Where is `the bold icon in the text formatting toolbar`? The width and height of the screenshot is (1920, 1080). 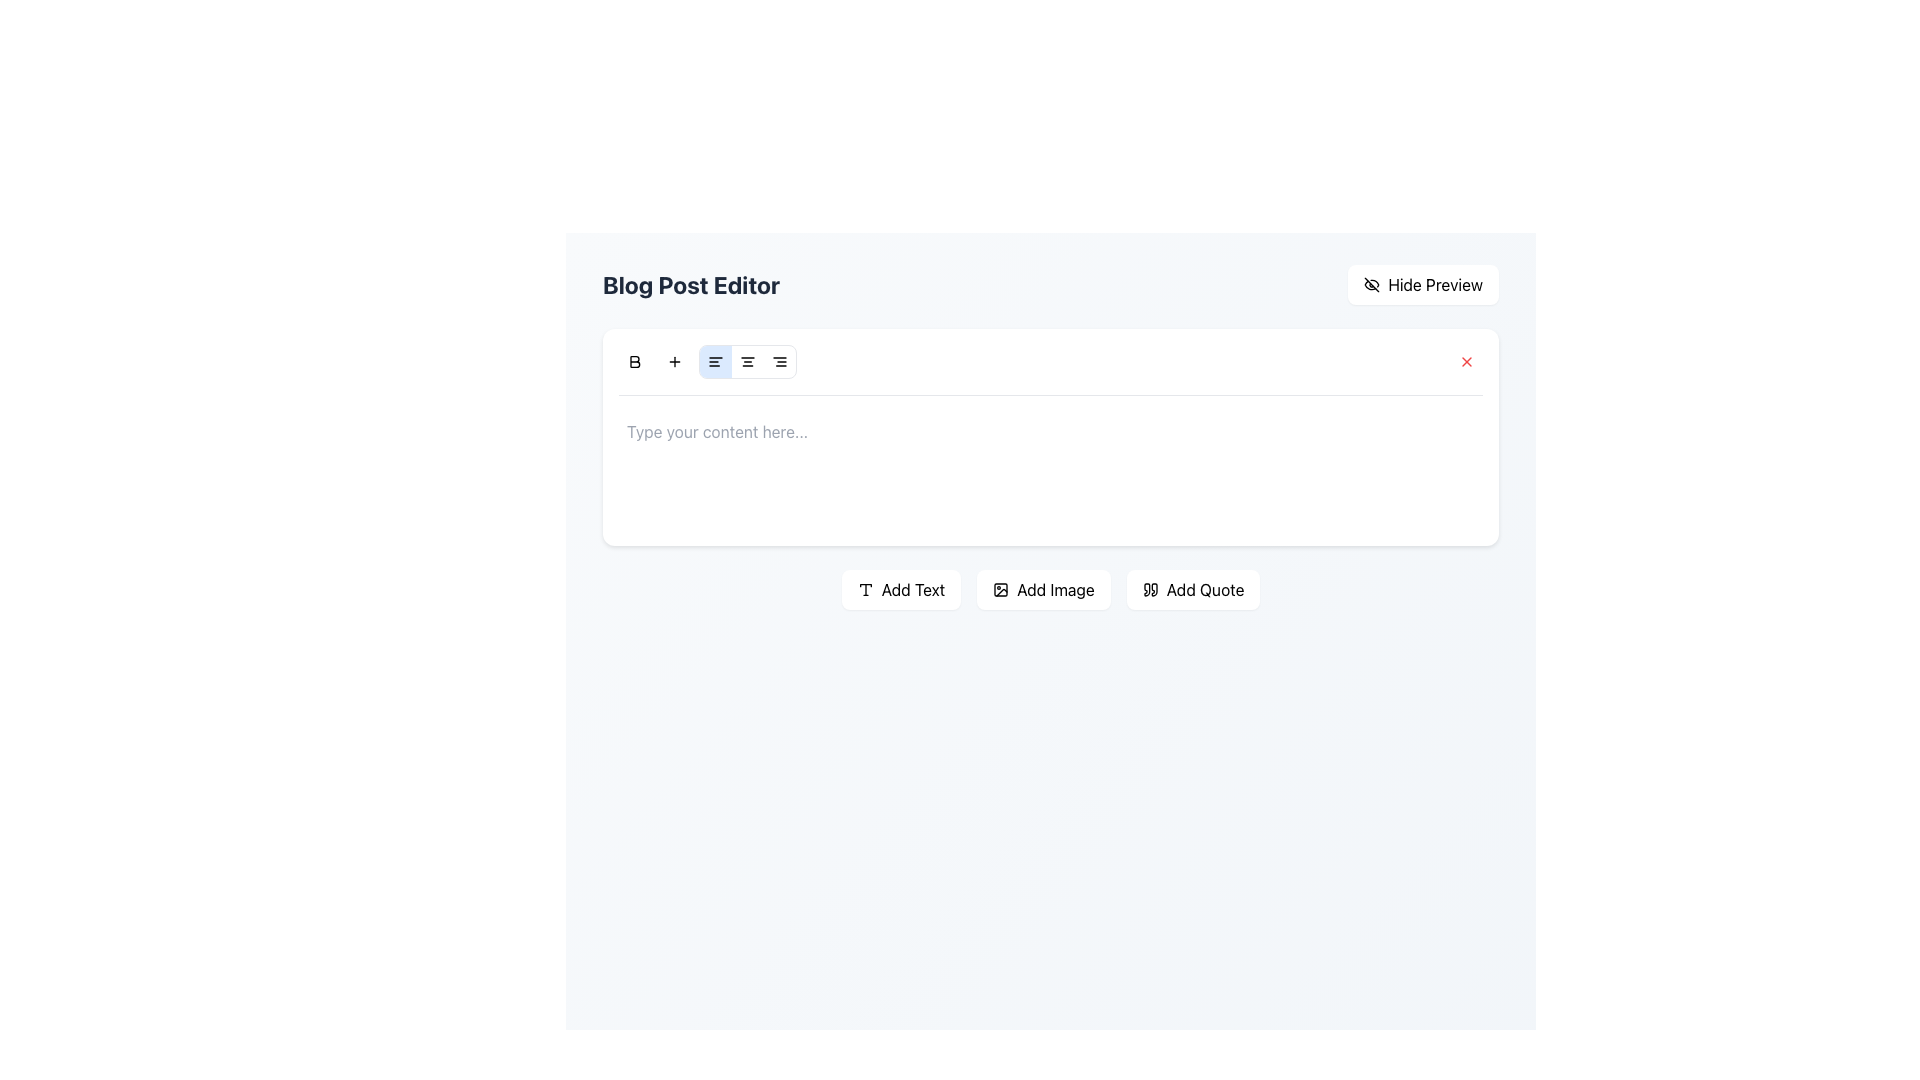
the bold icon in the text formatting toolbar is located at coordinates (634, 362).